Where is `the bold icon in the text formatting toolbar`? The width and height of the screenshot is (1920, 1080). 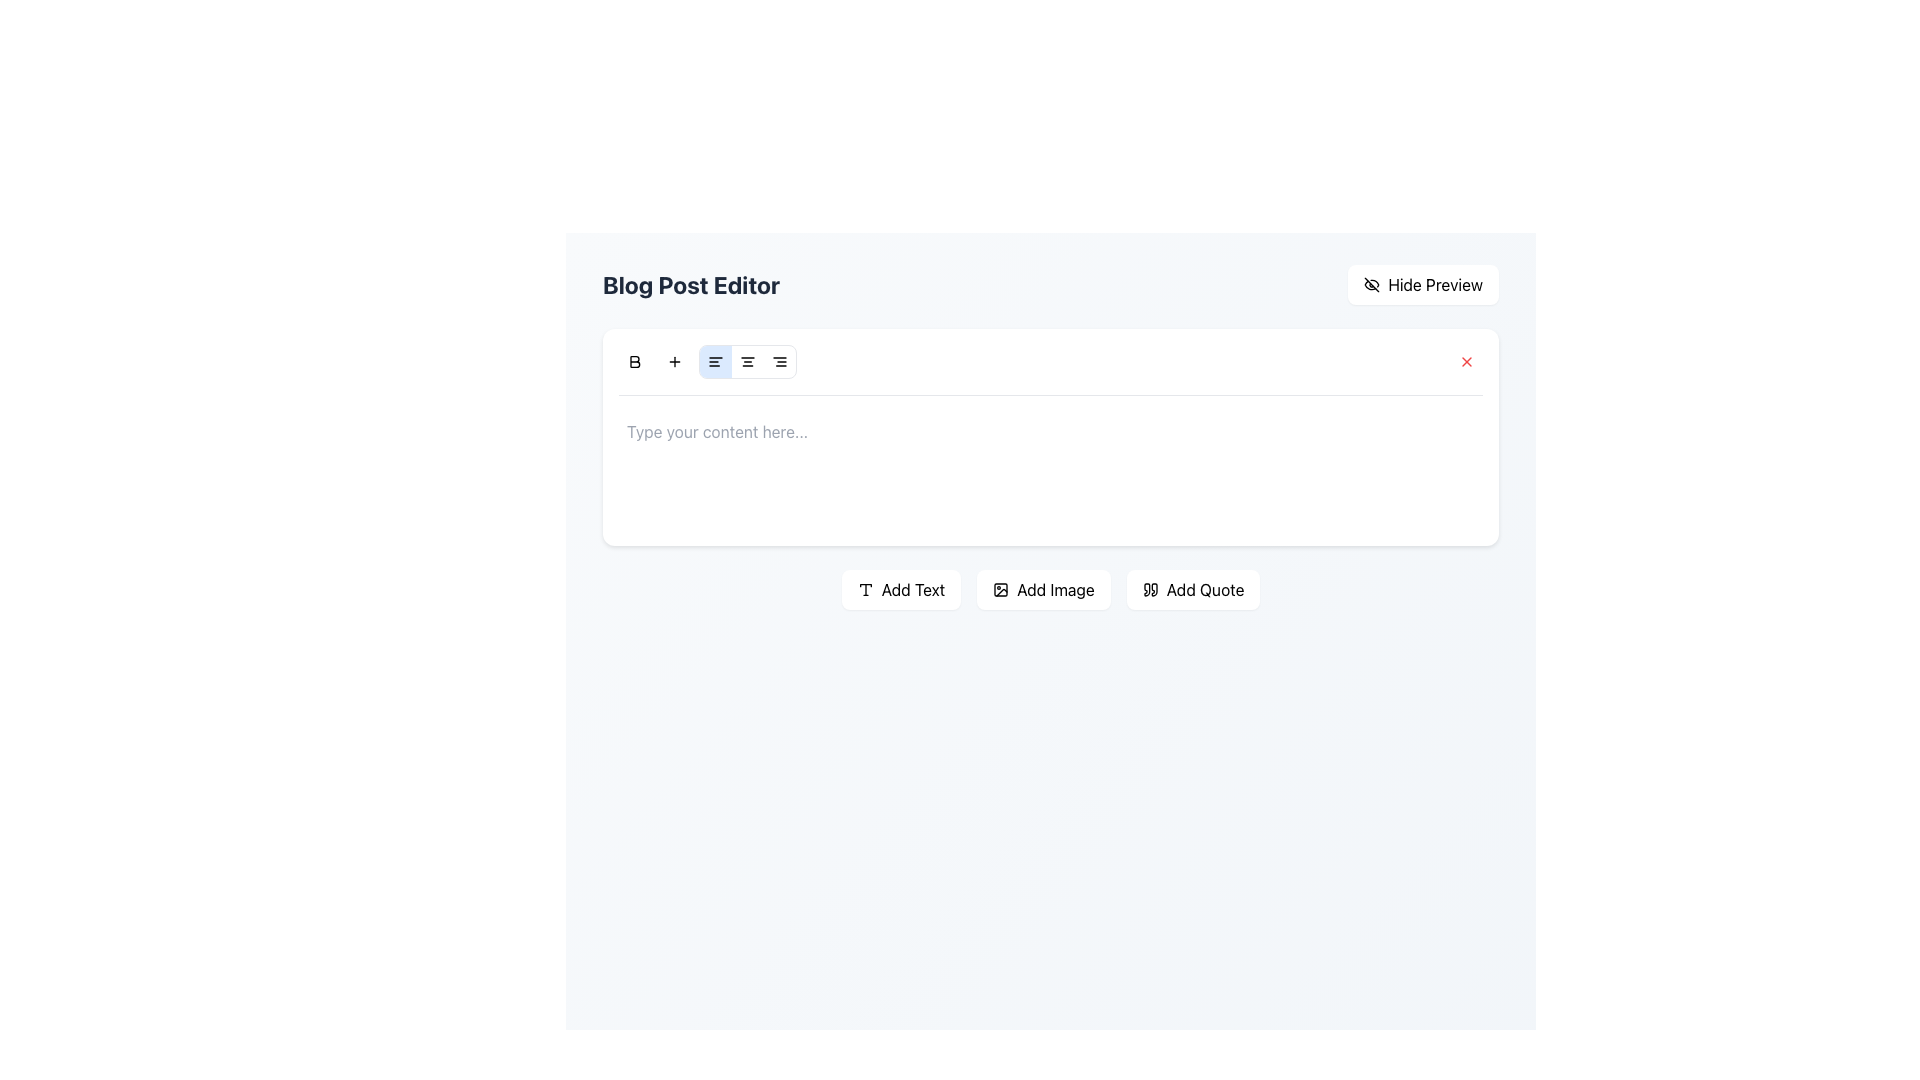
the bold icon in the text formatting toolbar is located at coordinates (634, 362).